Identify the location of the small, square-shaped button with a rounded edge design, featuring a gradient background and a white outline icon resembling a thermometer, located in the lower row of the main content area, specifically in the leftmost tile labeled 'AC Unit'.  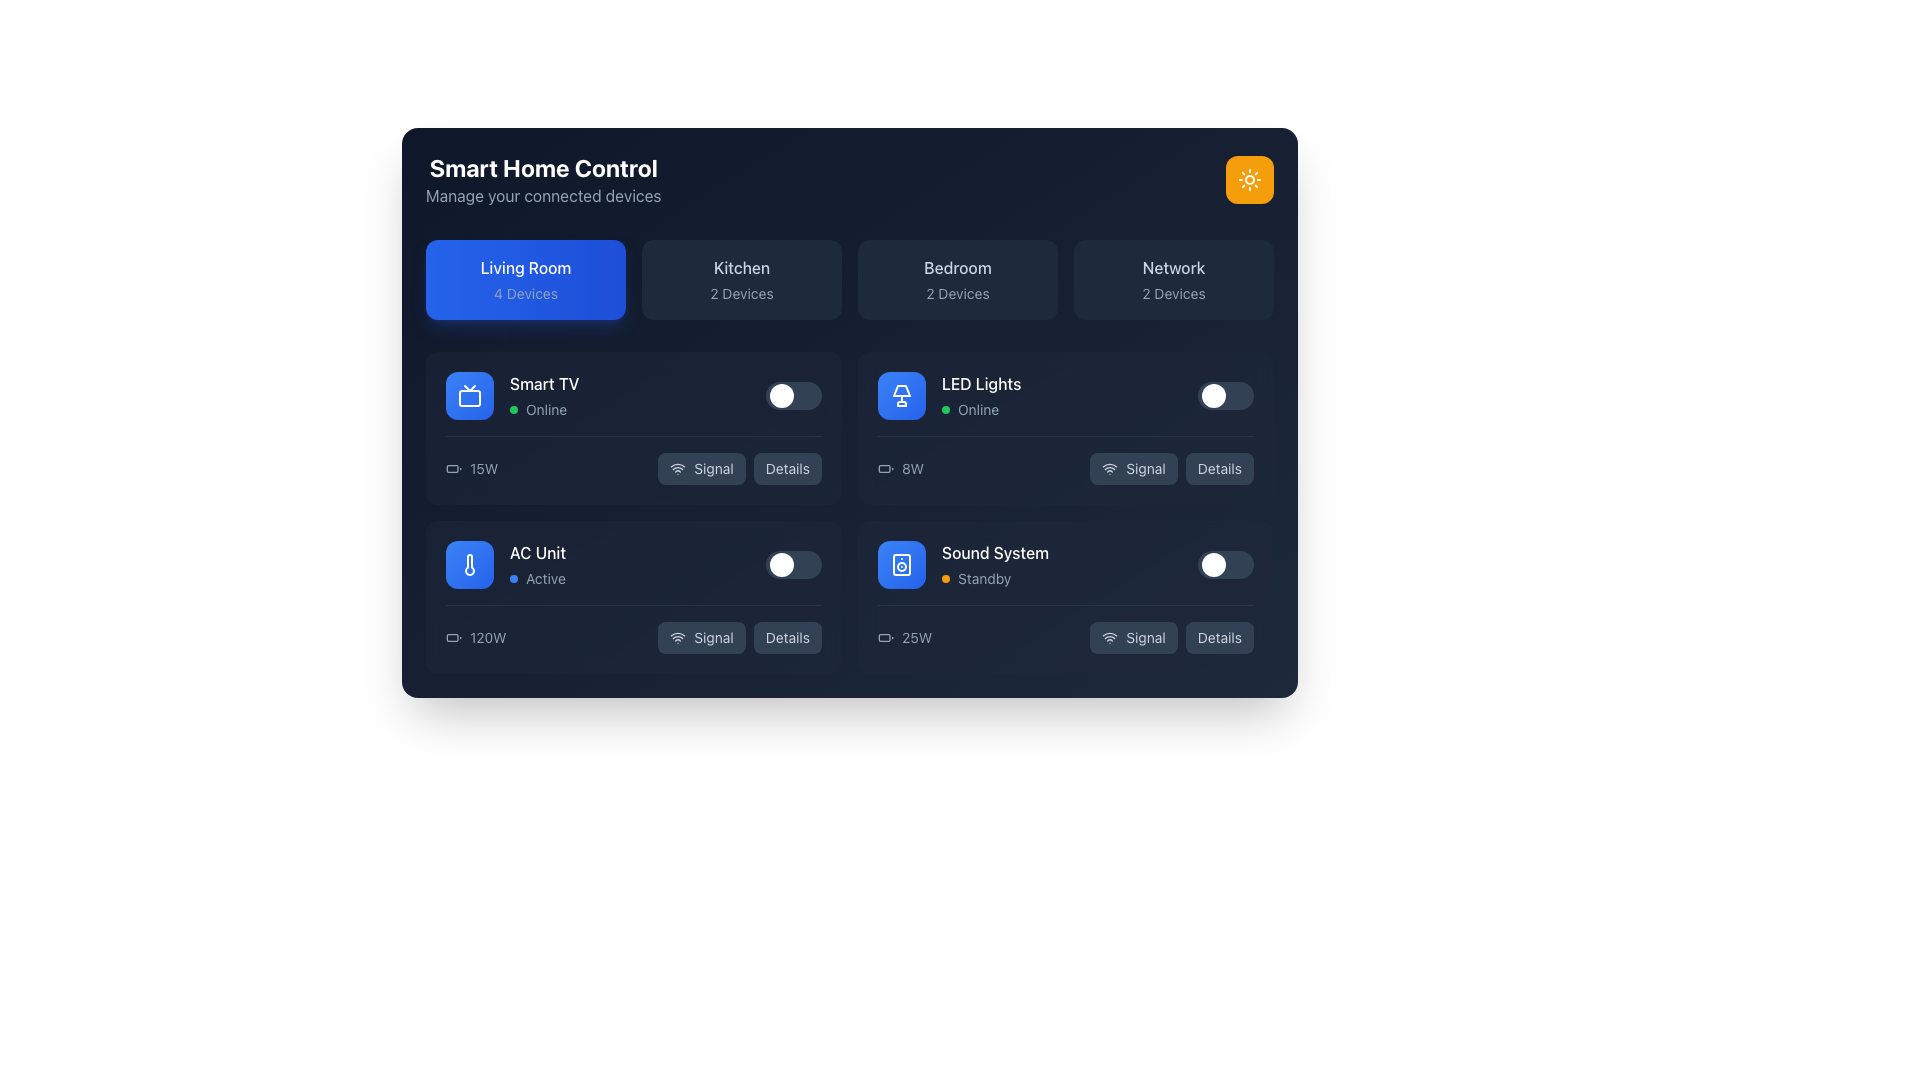
(469, 564).